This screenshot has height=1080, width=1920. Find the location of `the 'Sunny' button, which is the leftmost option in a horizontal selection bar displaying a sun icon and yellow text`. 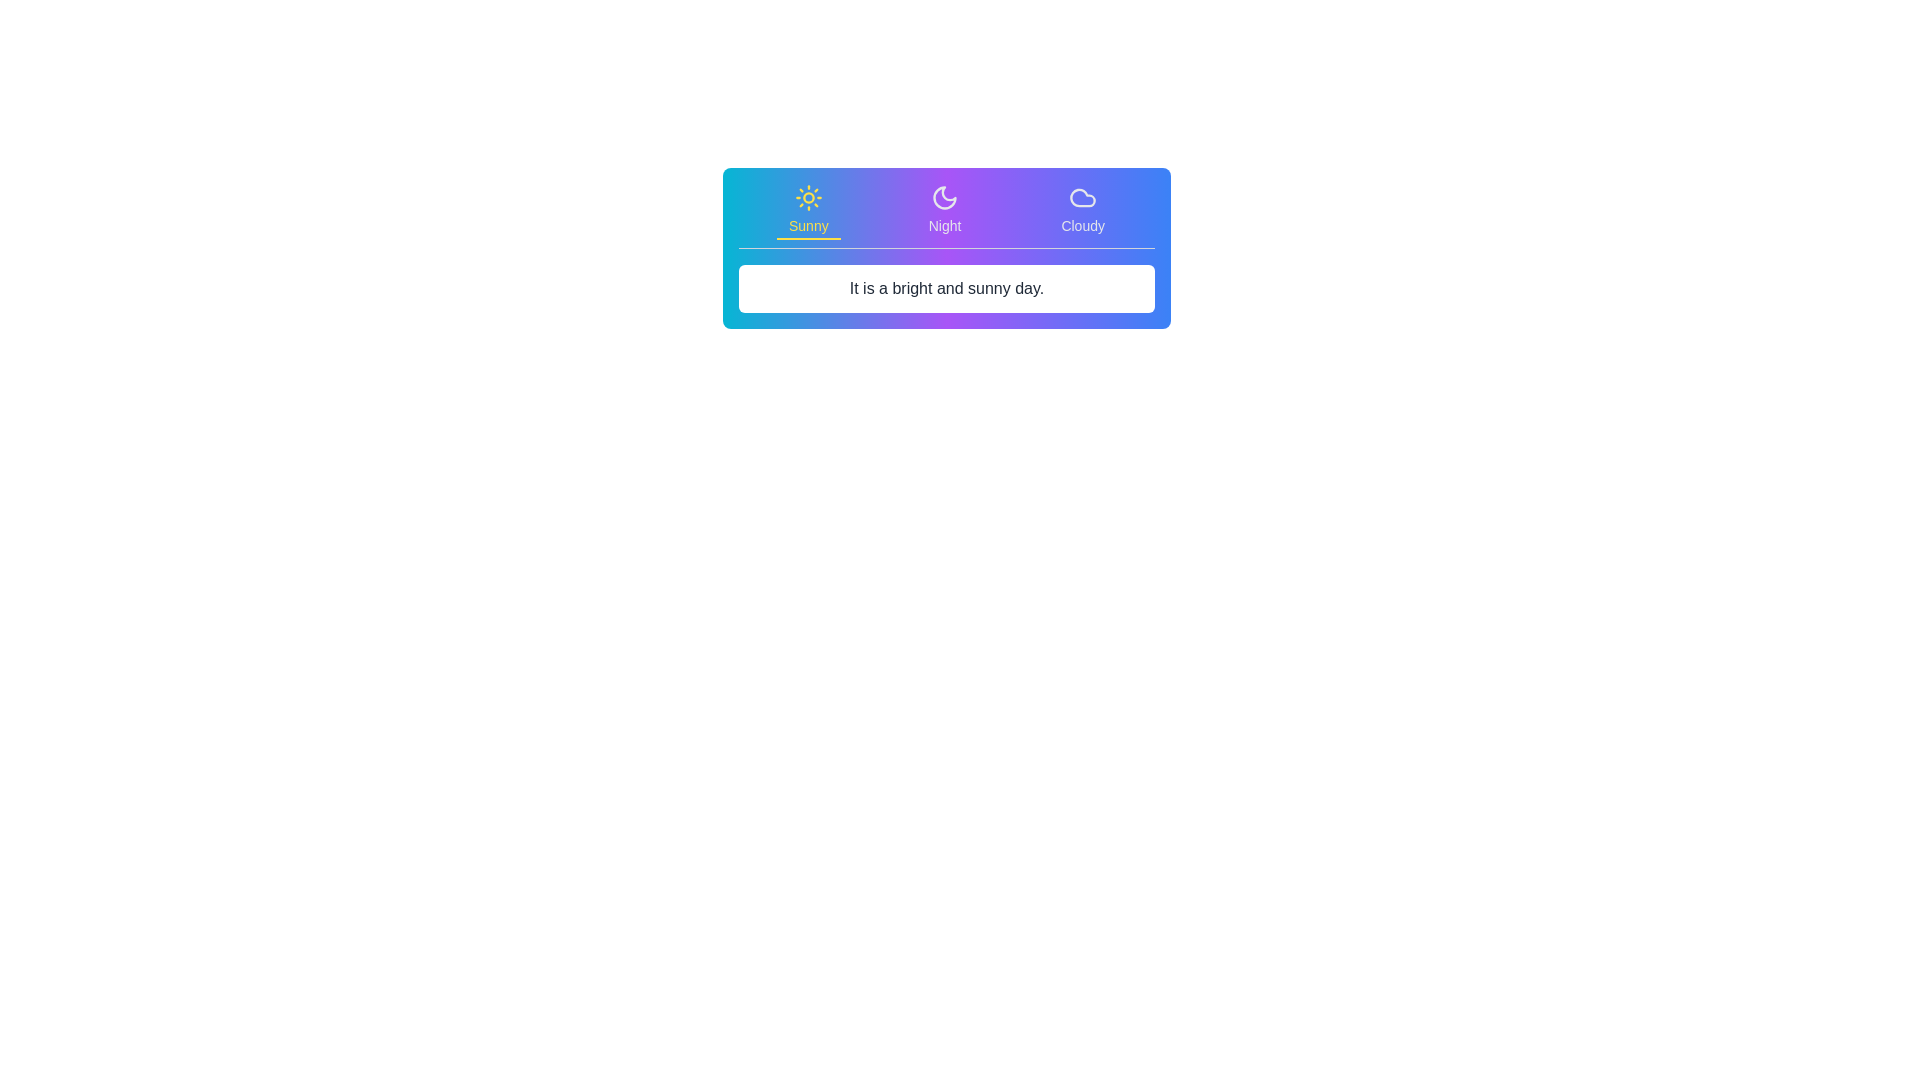

the 'Sunny' button, which is the leftmost option in a horizontal selection bar displaying a sun icon and yellow text is located at coordinates (808, 212).